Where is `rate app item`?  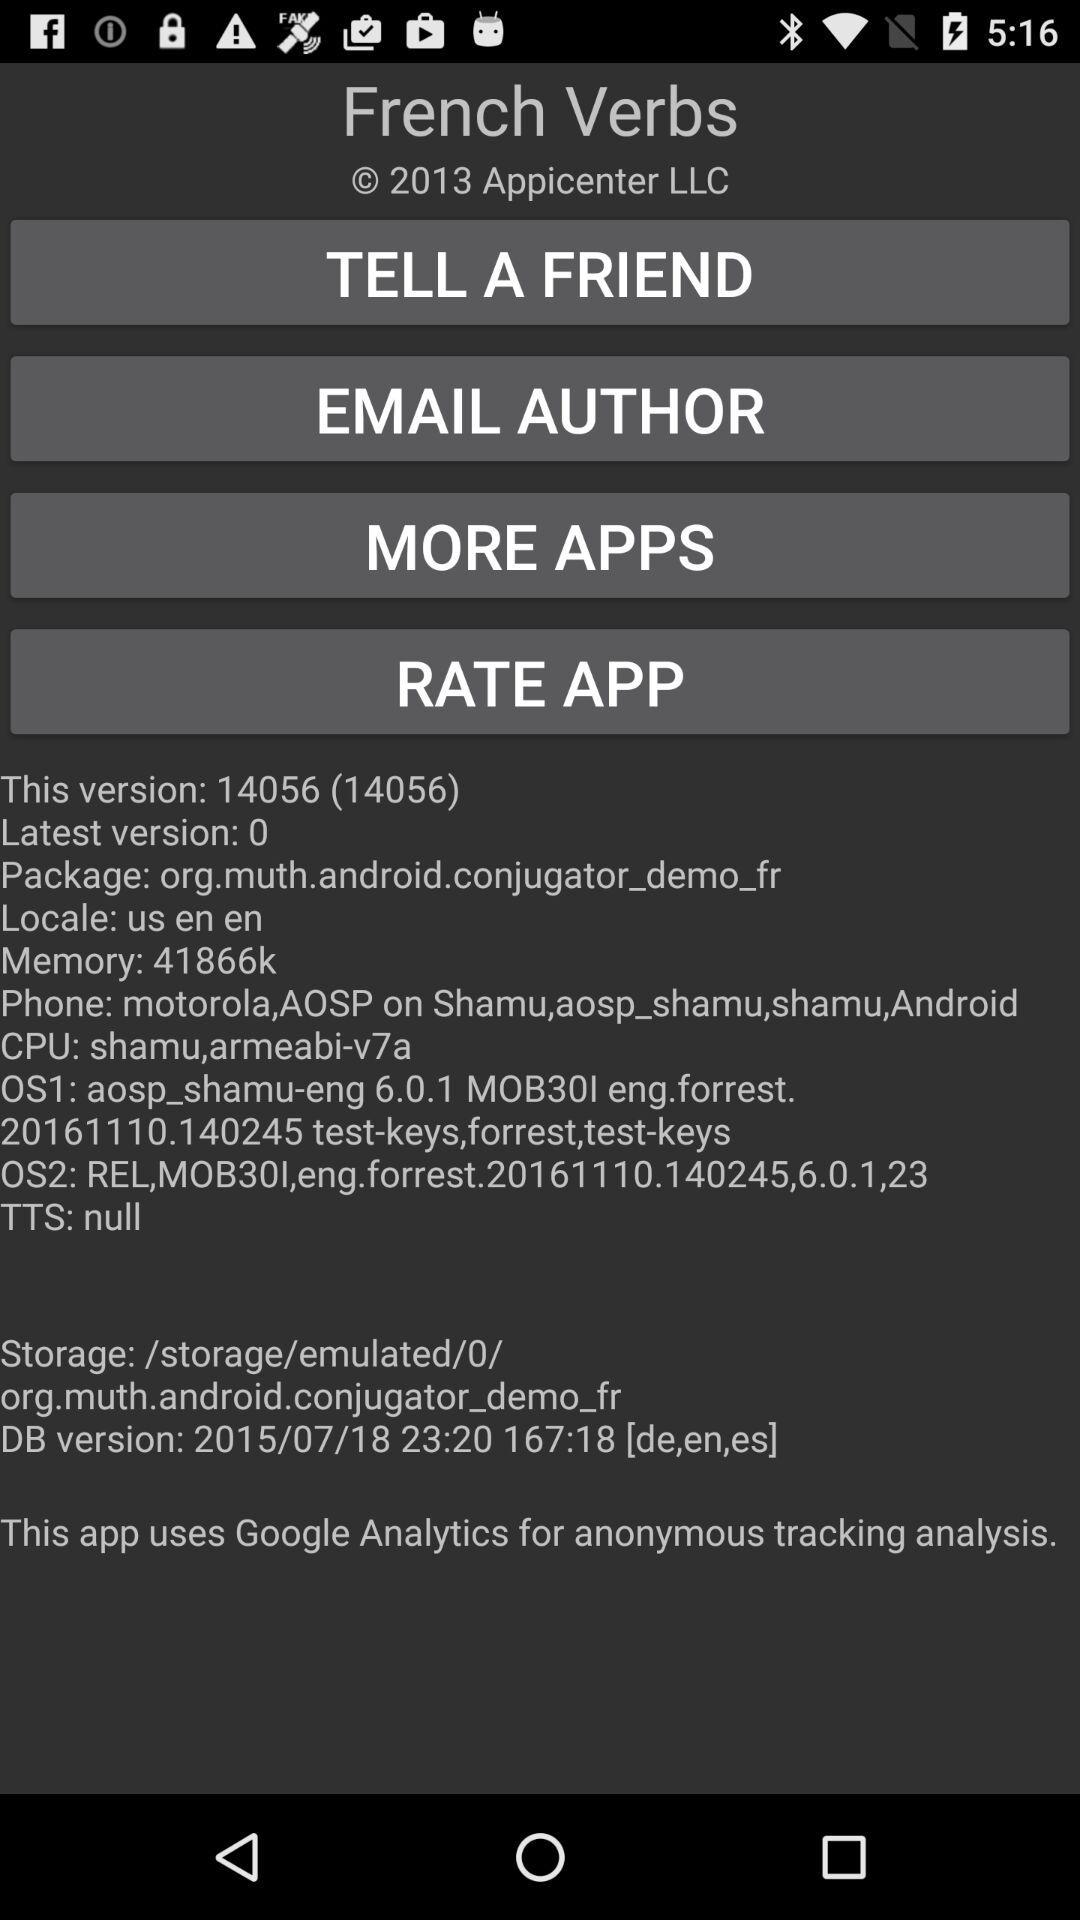 rate app item is located at coordinates (540, 681).